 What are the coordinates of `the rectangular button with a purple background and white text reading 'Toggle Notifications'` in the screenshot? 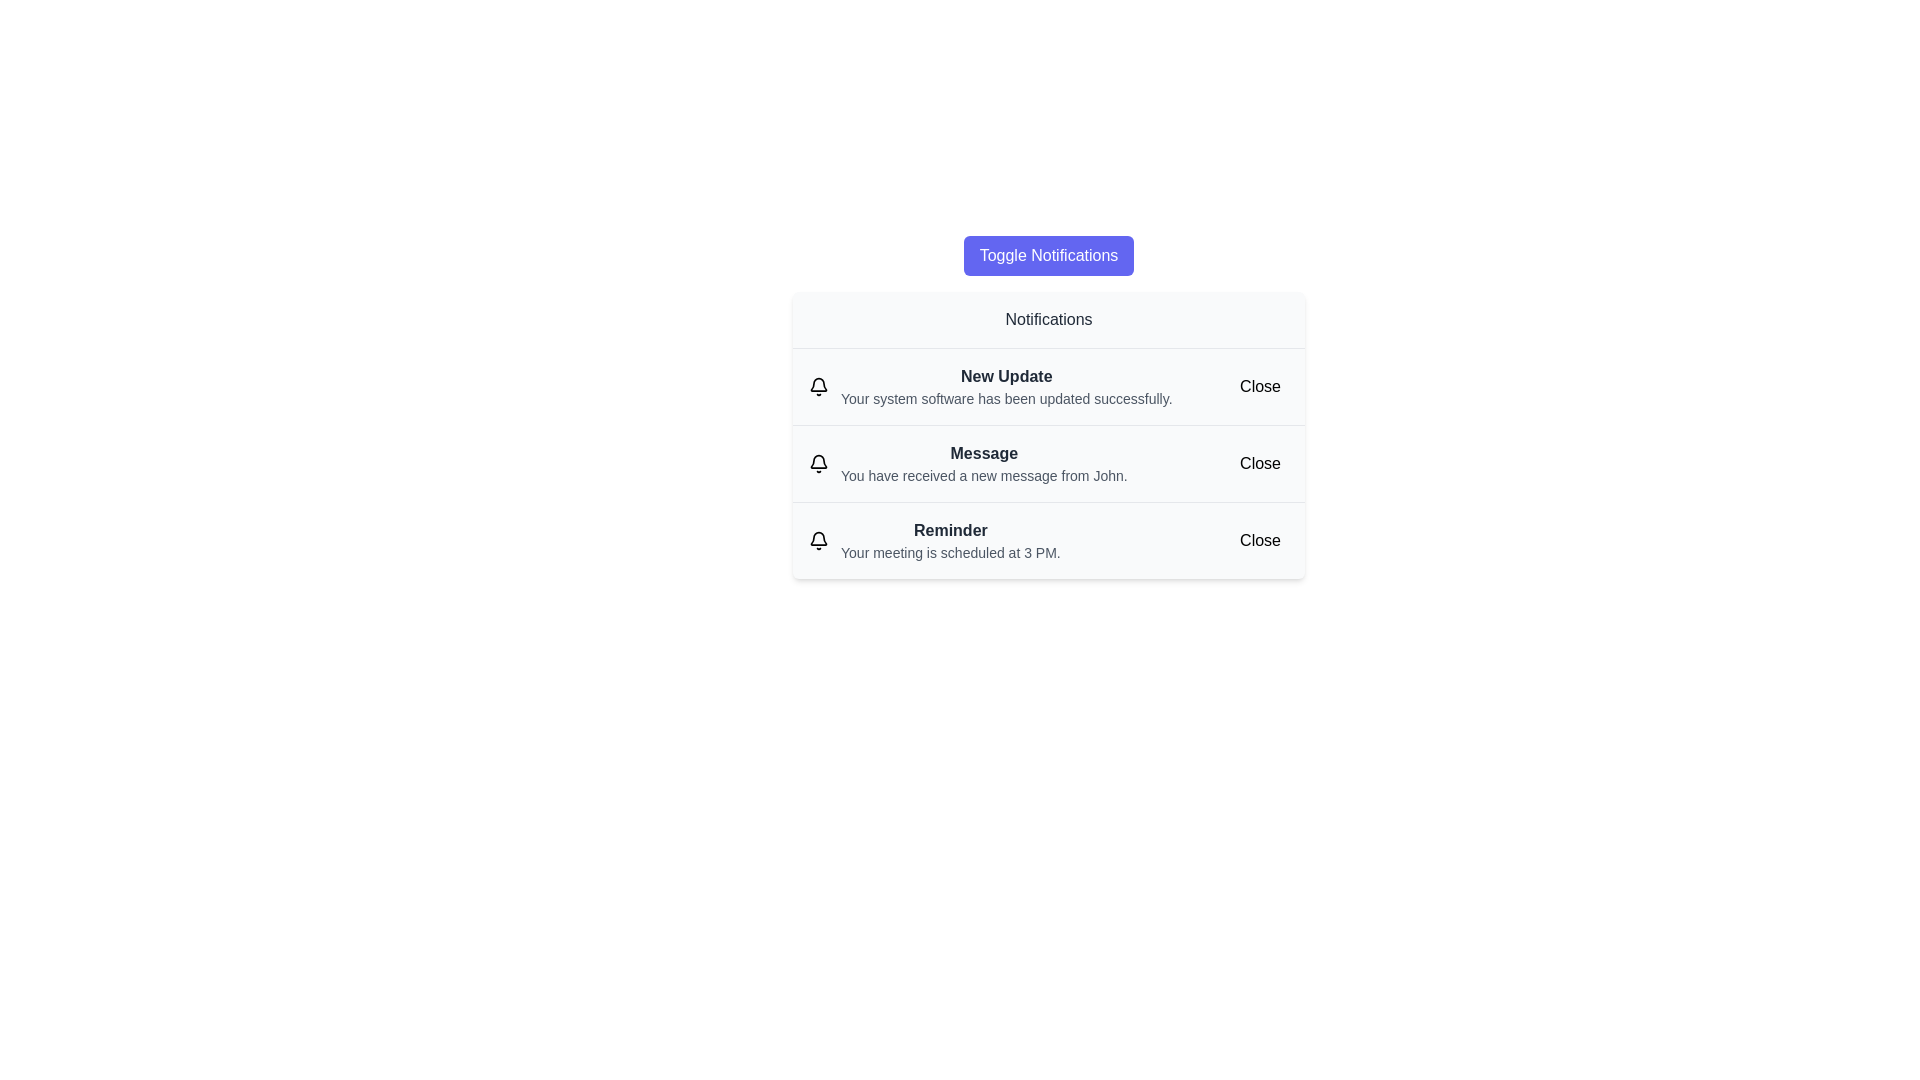 It's located at (1048, 254).